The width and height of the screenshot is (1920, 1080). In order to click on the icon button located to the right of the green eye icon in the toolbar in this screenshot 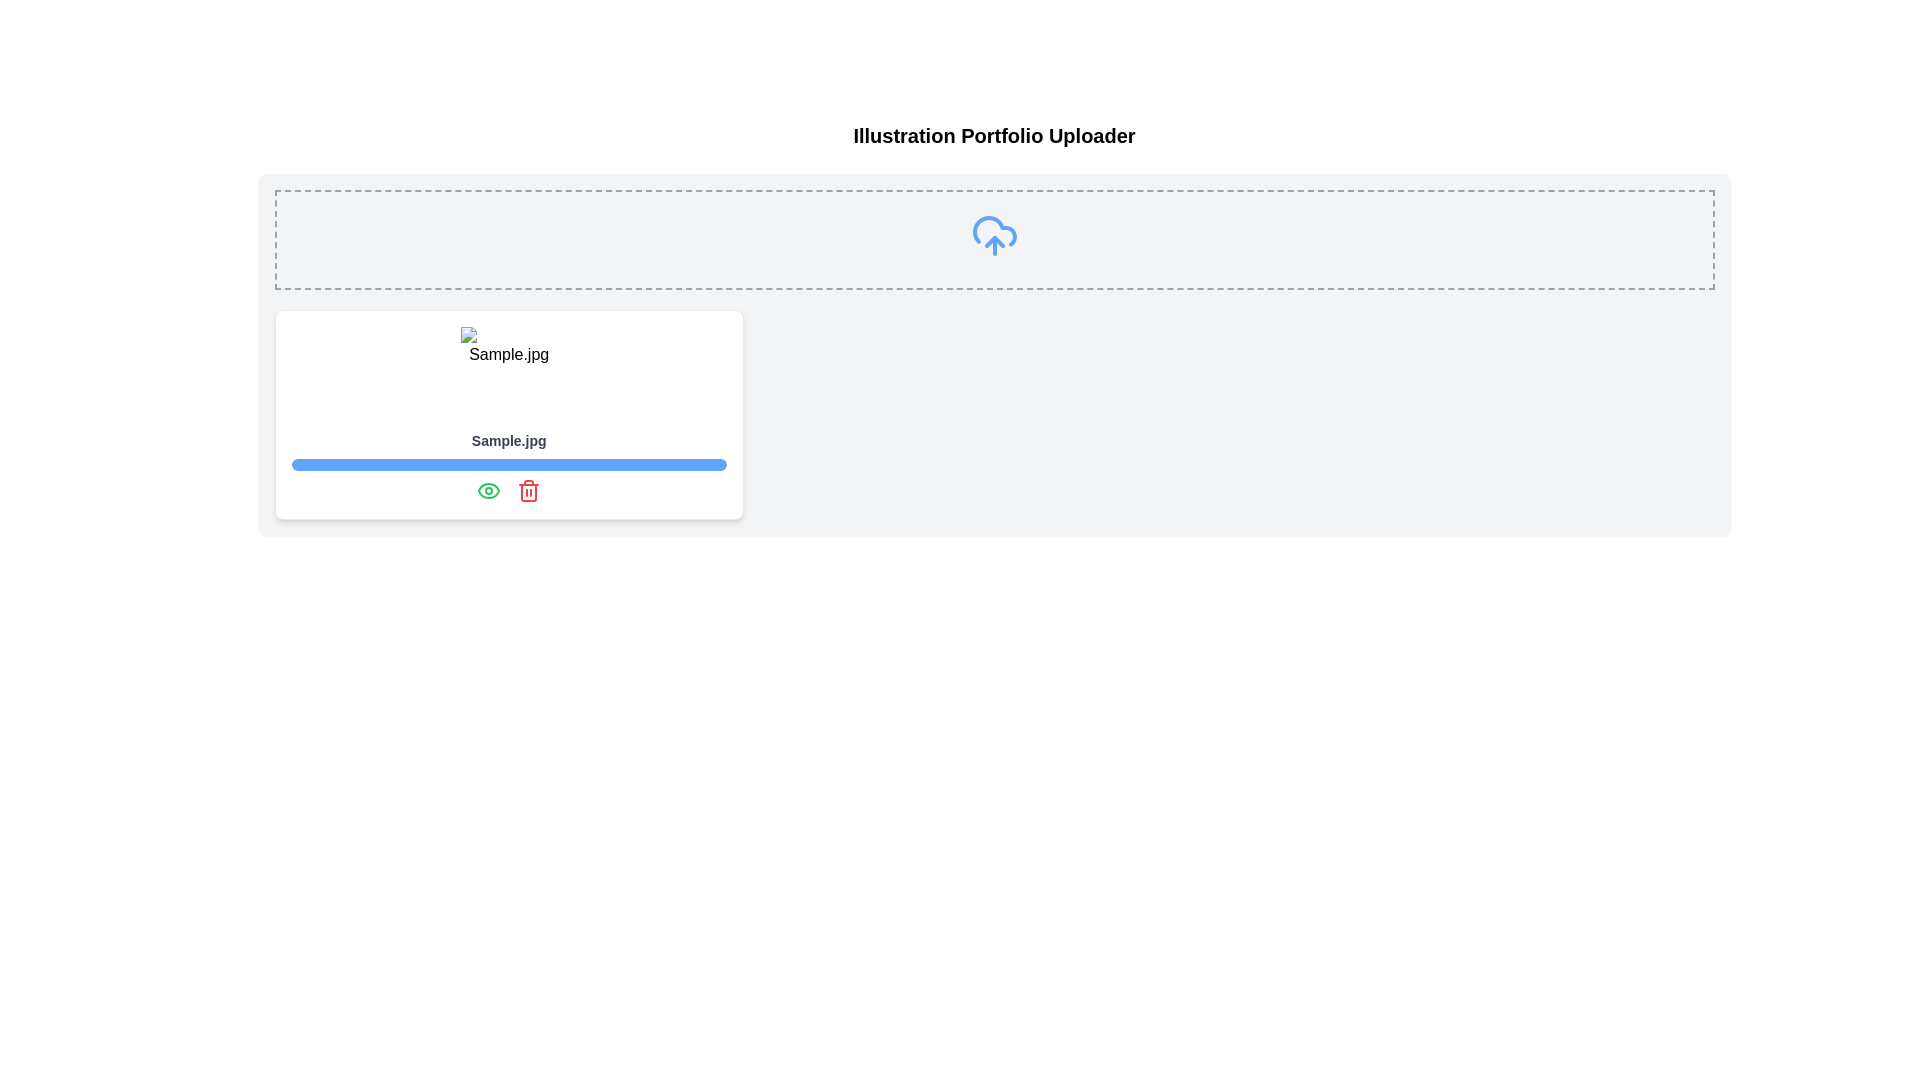, I will do `click(529, 490)`.